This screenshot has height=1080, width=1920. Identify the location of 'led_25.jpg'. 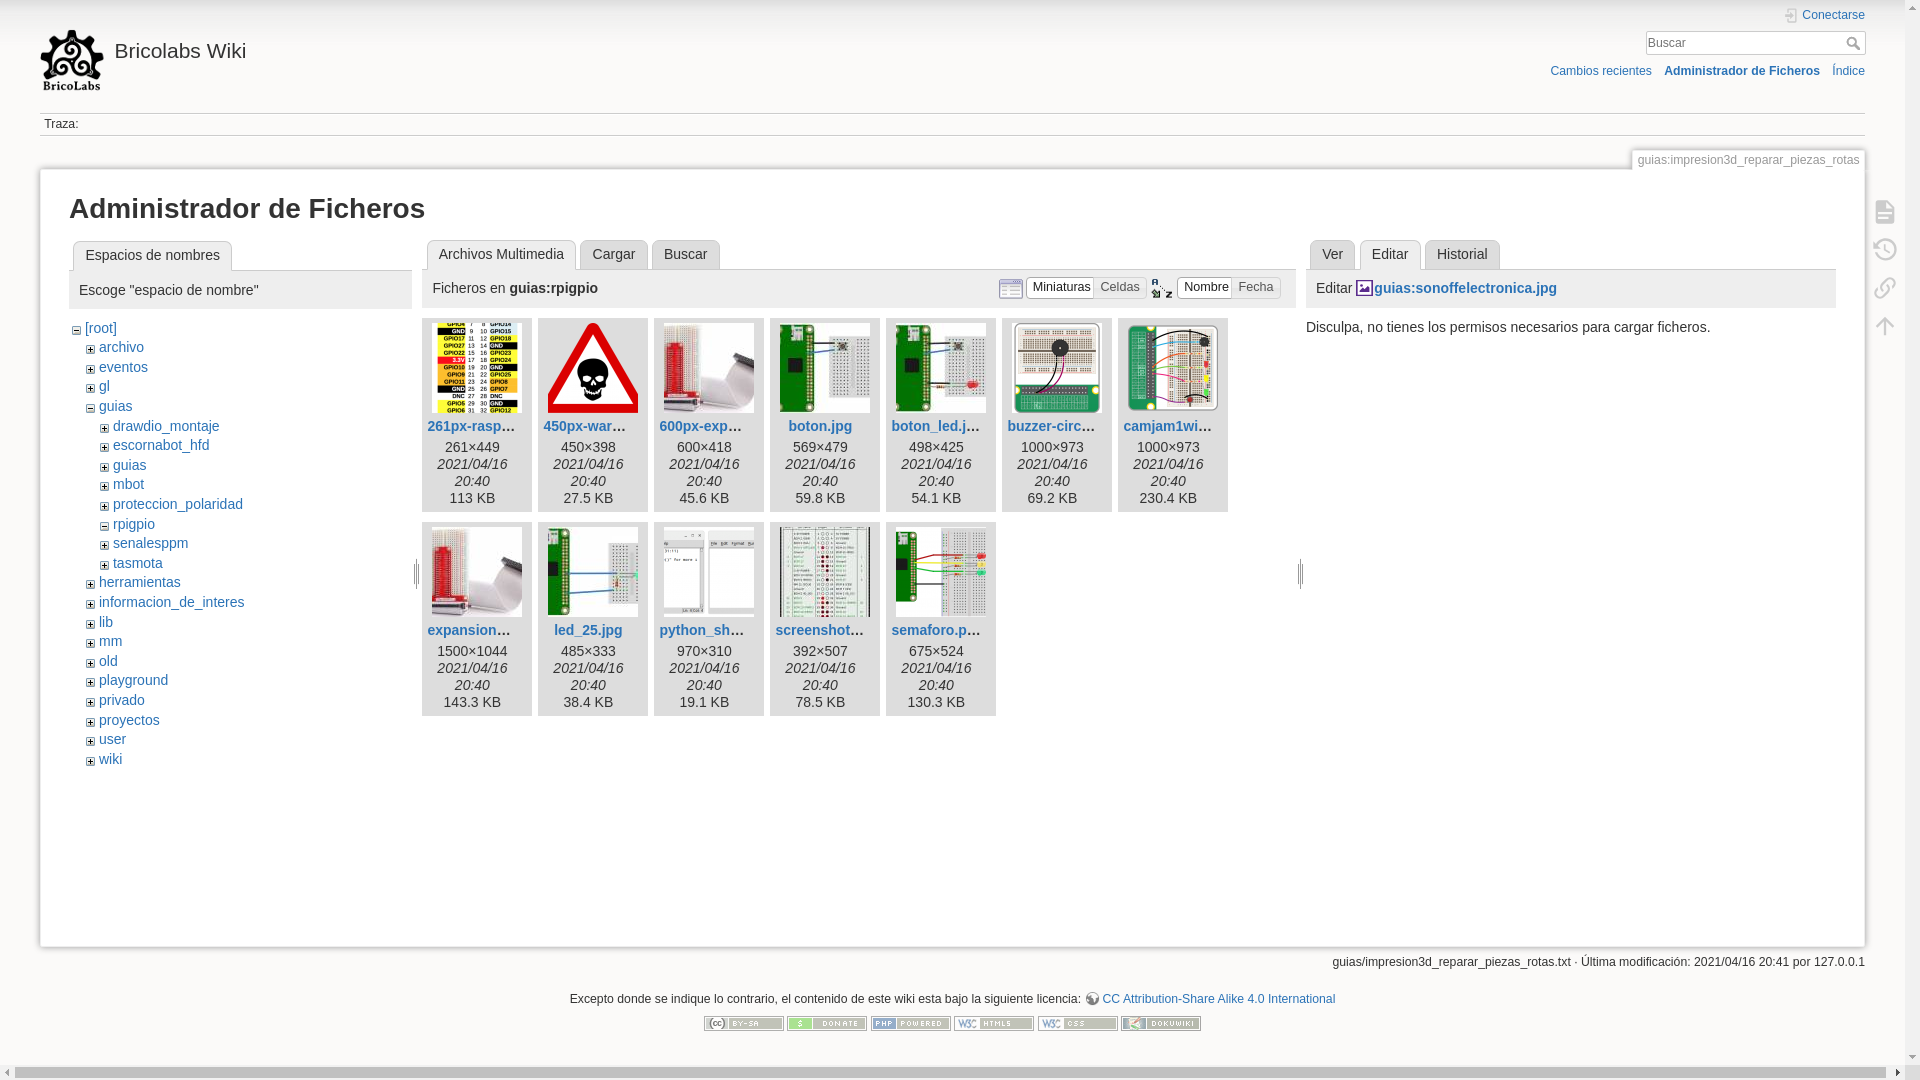
(587, 628).